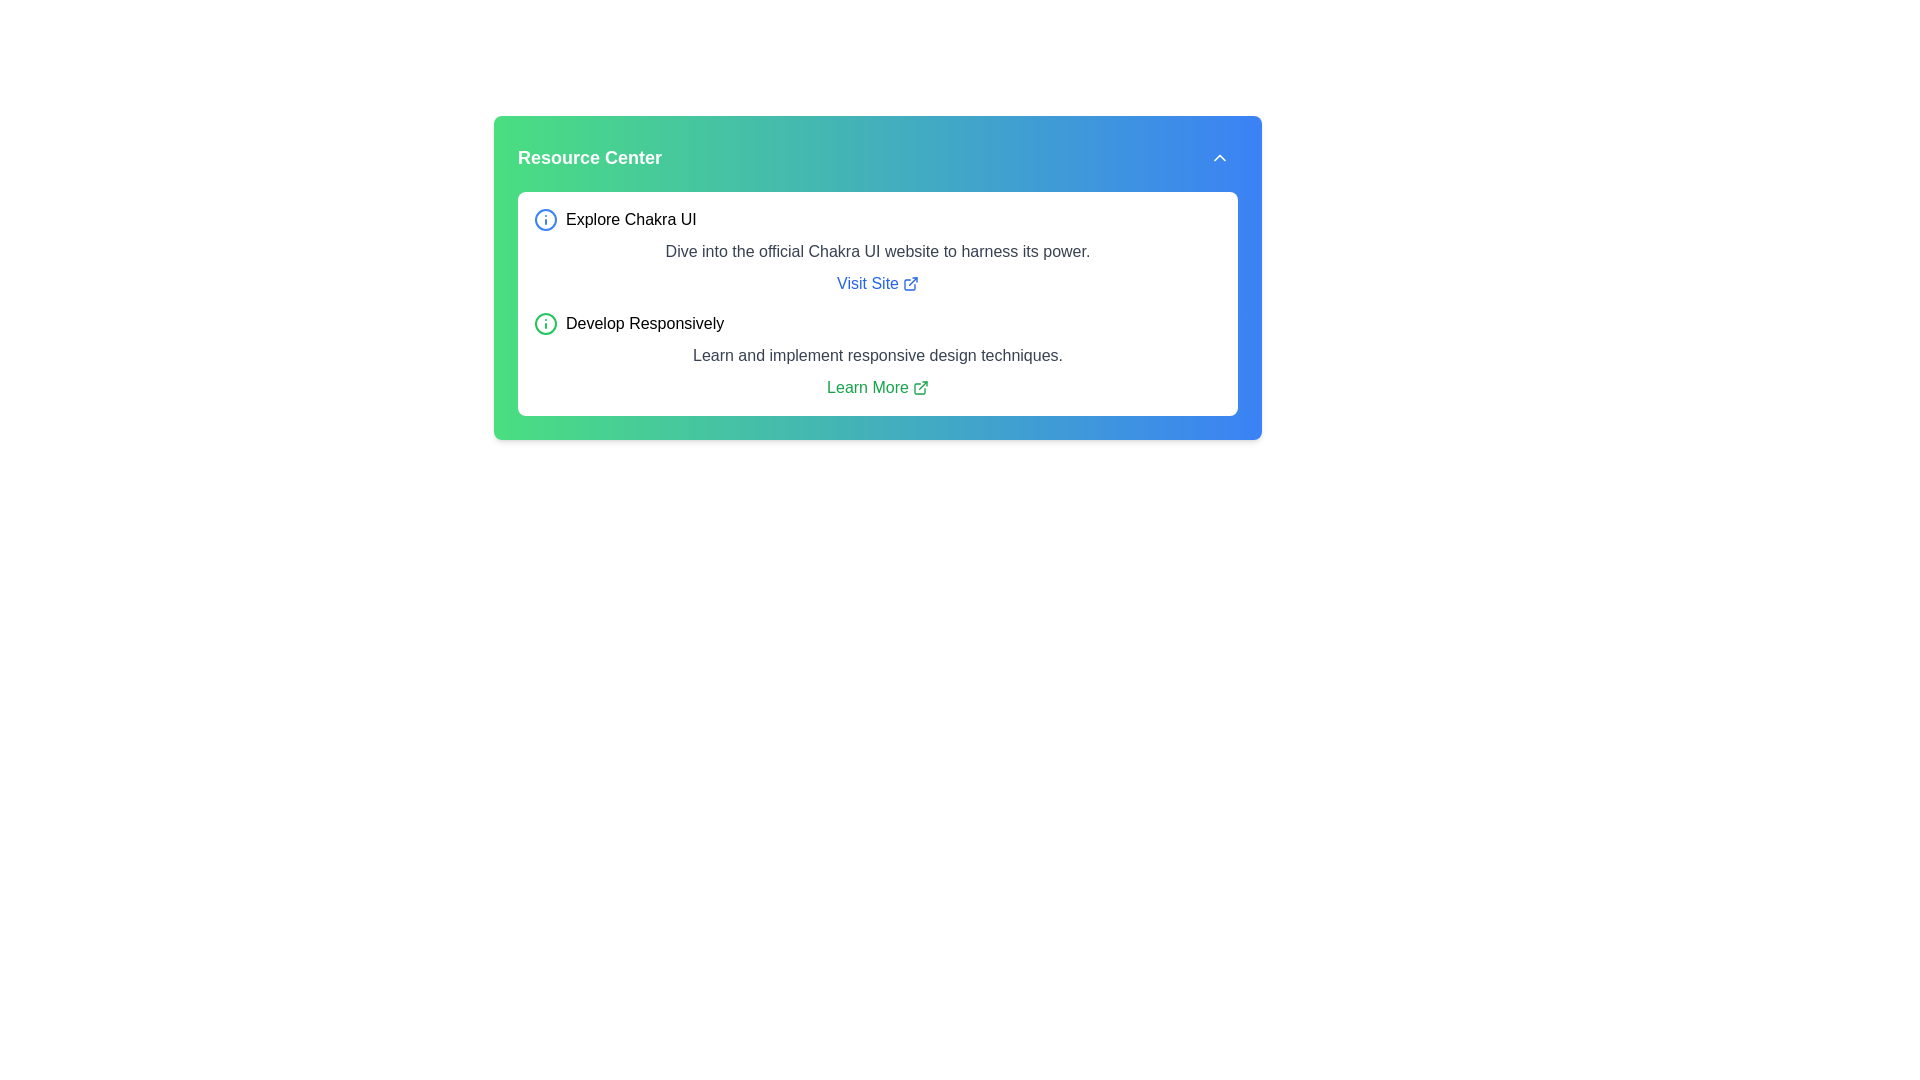 The image size is (1920, 1080). I want to click on the descriptive text element located below the title 'Explore Chakra UI' and above the 'Visit Site' hyperlink button, so click(878, 250).